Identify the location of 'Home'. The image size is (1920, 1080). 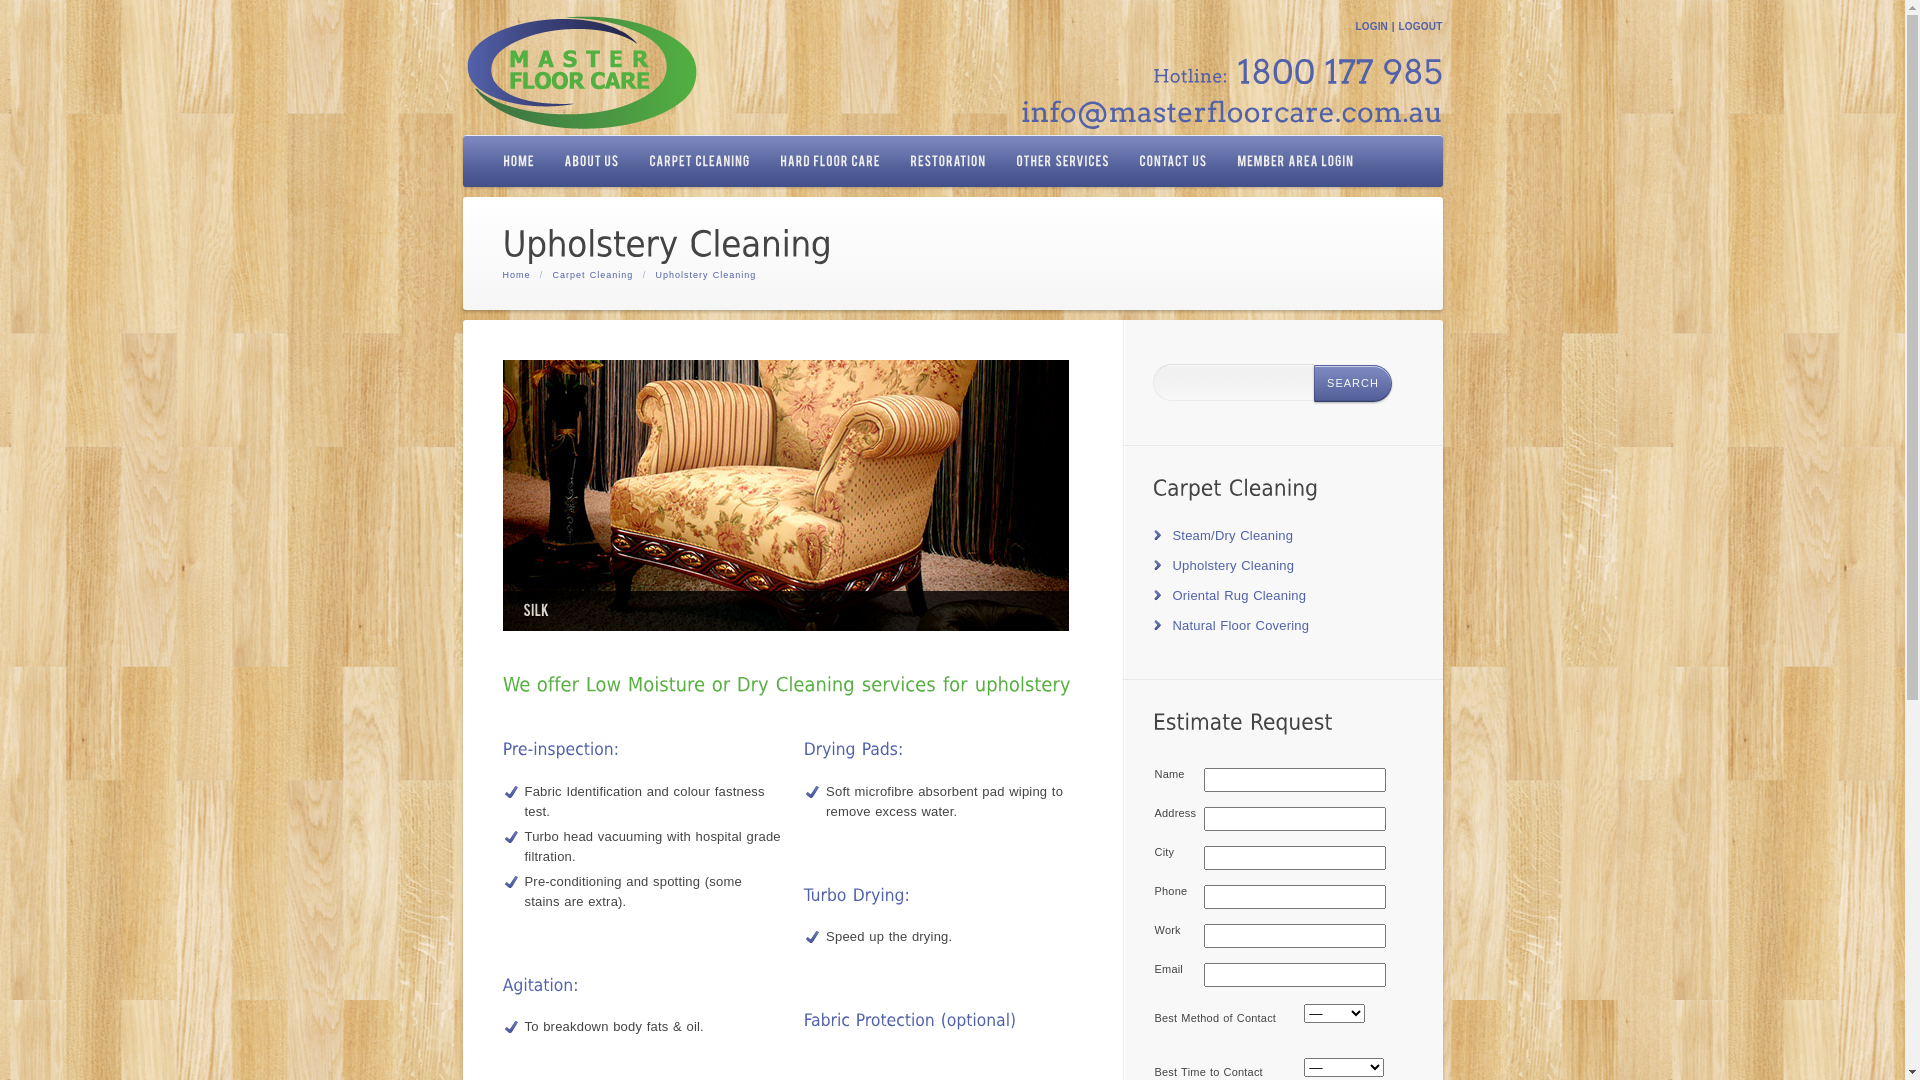
(516, 274).